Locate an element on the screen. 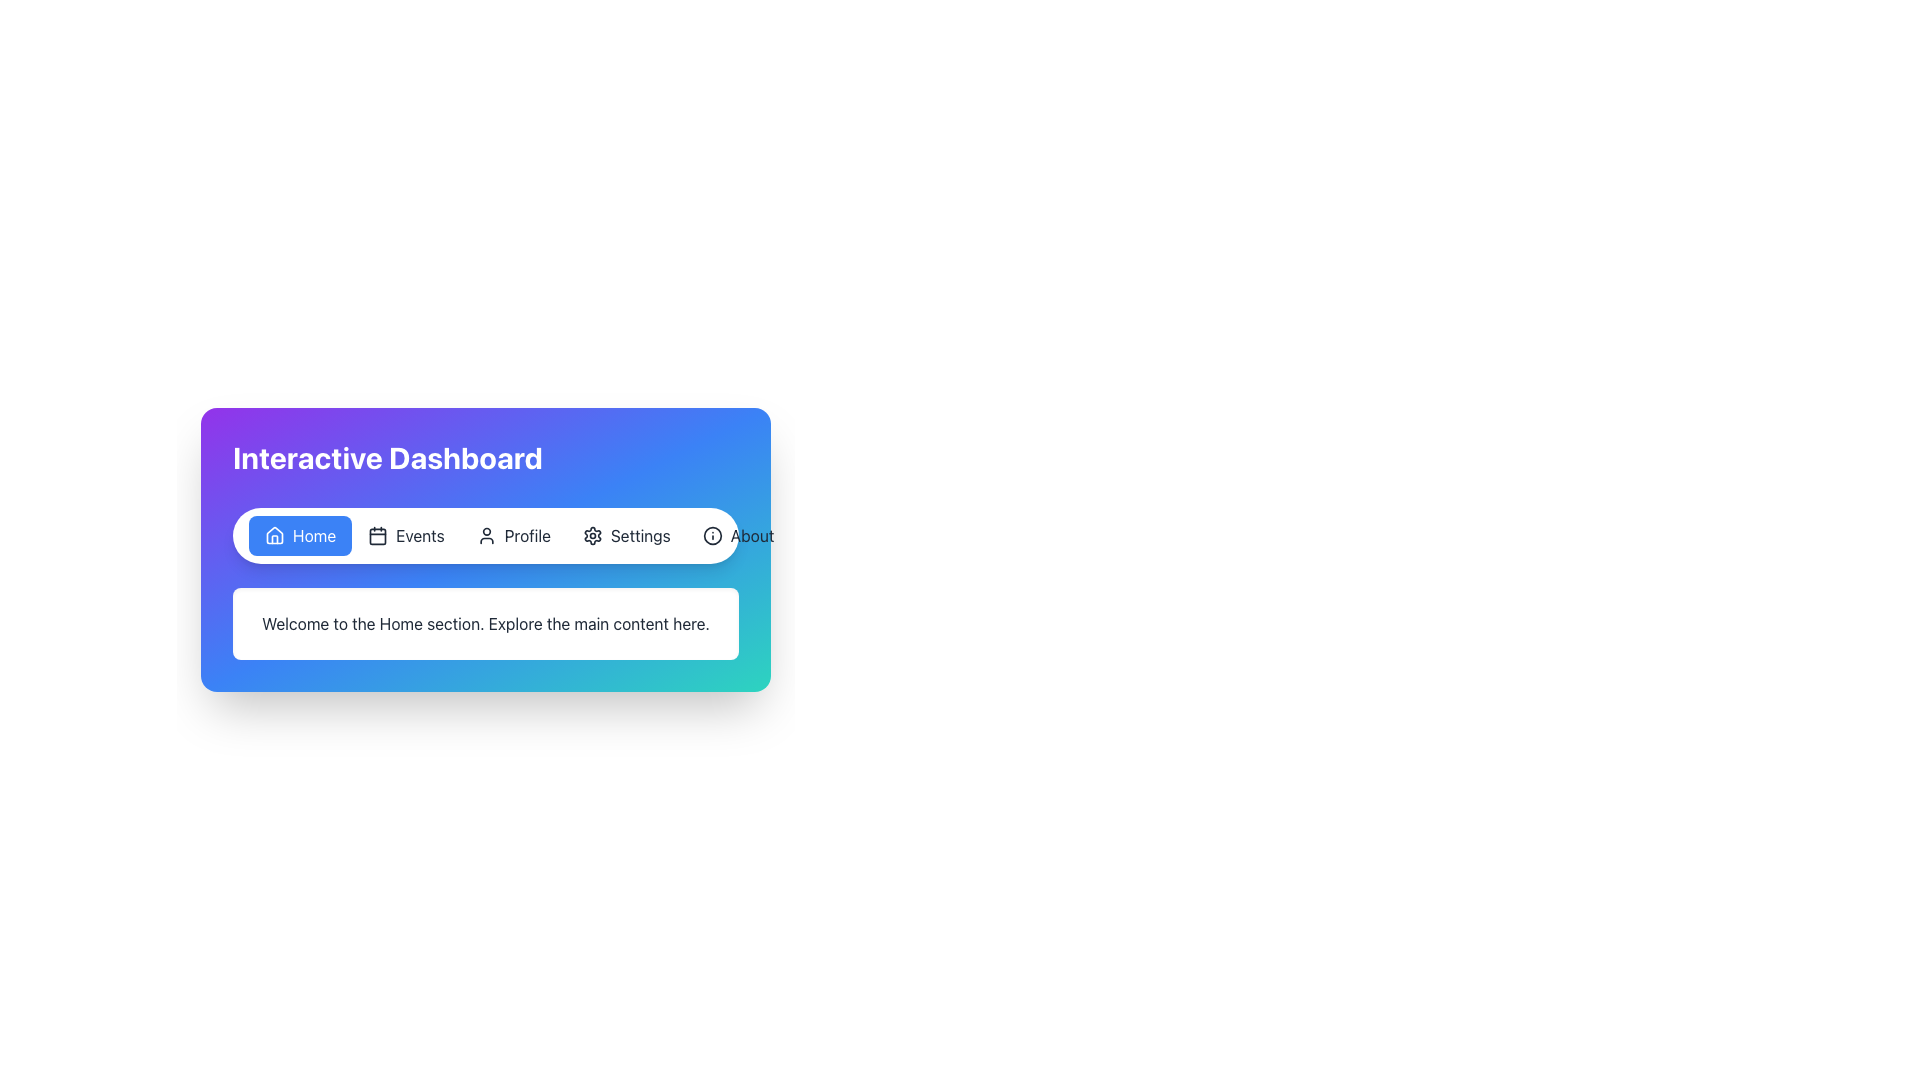  the decorative home icon located in the navigation menu at the top section of the interactive dashboard UI, to the left of the text 'Home' is located at coordinates (273, 534).